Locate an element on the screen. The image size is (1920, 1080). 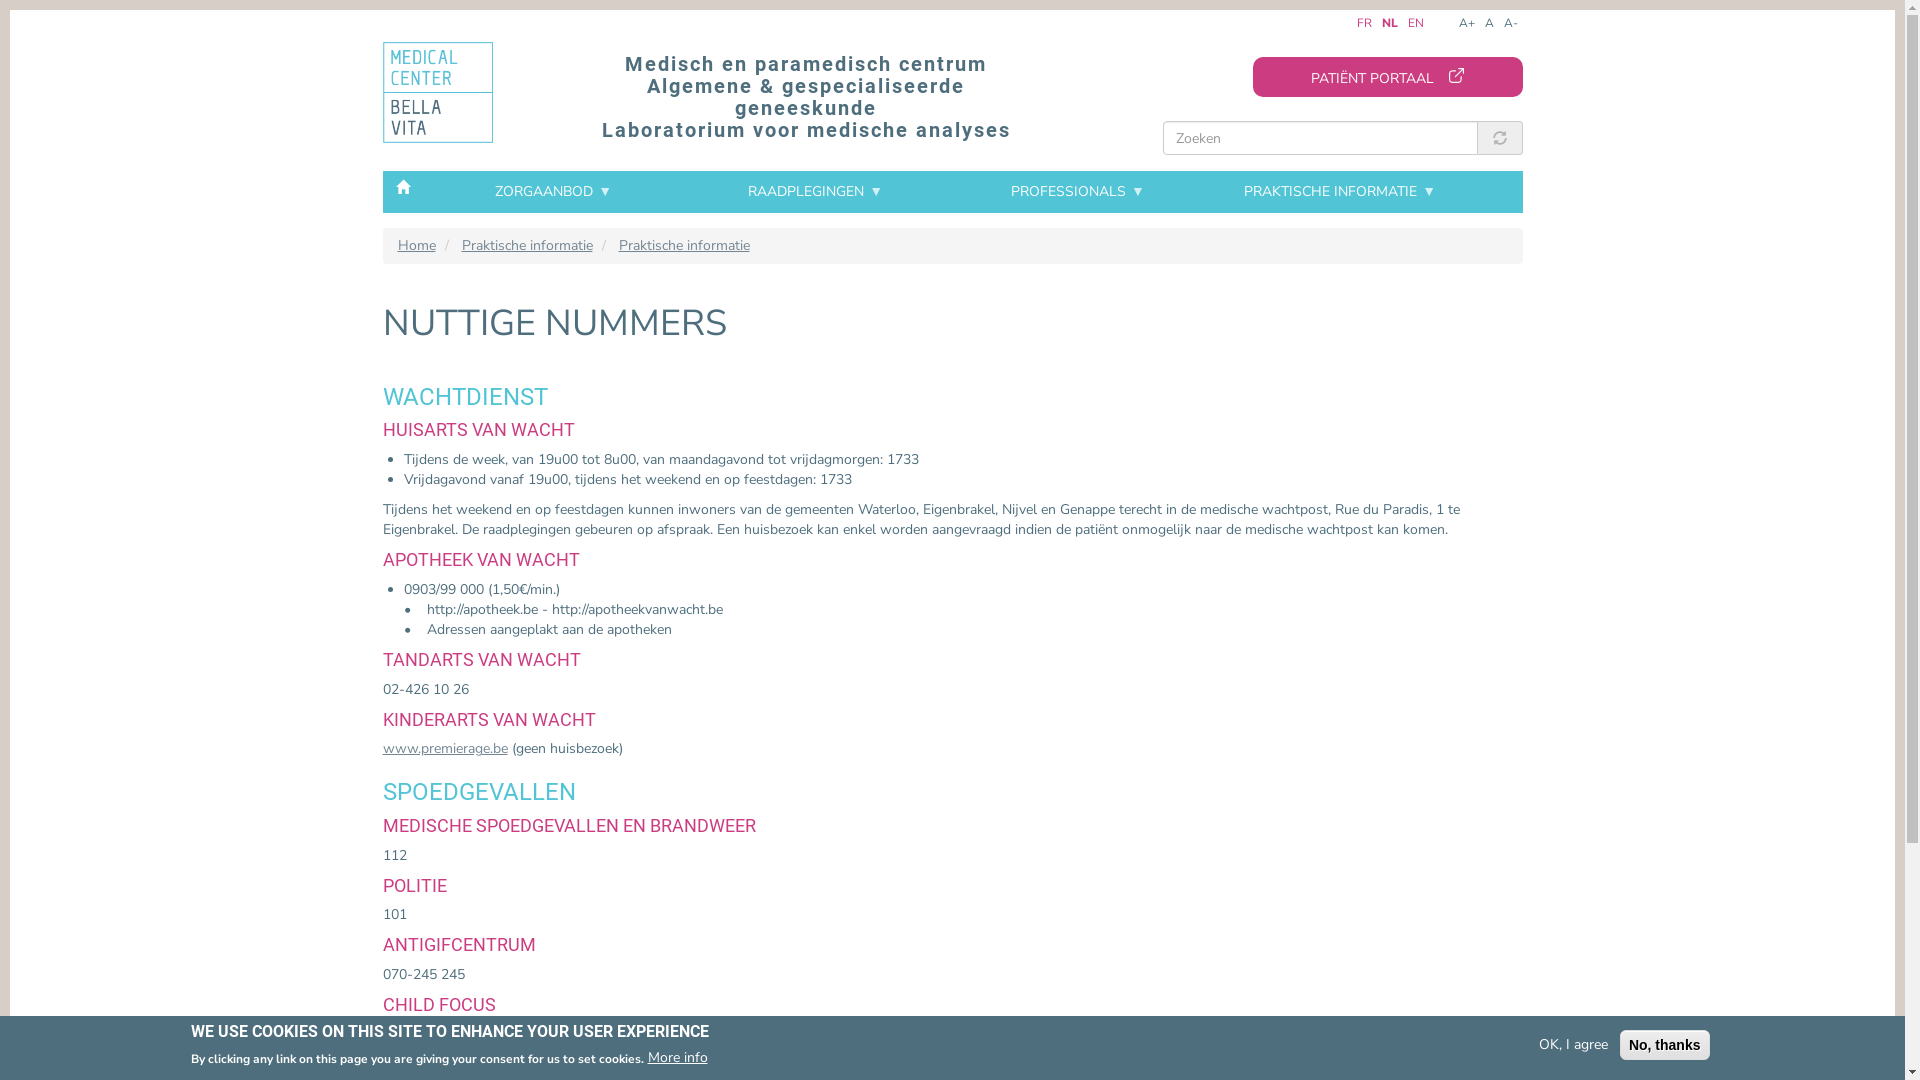
'FR' is located at coordinates (1356, 23).